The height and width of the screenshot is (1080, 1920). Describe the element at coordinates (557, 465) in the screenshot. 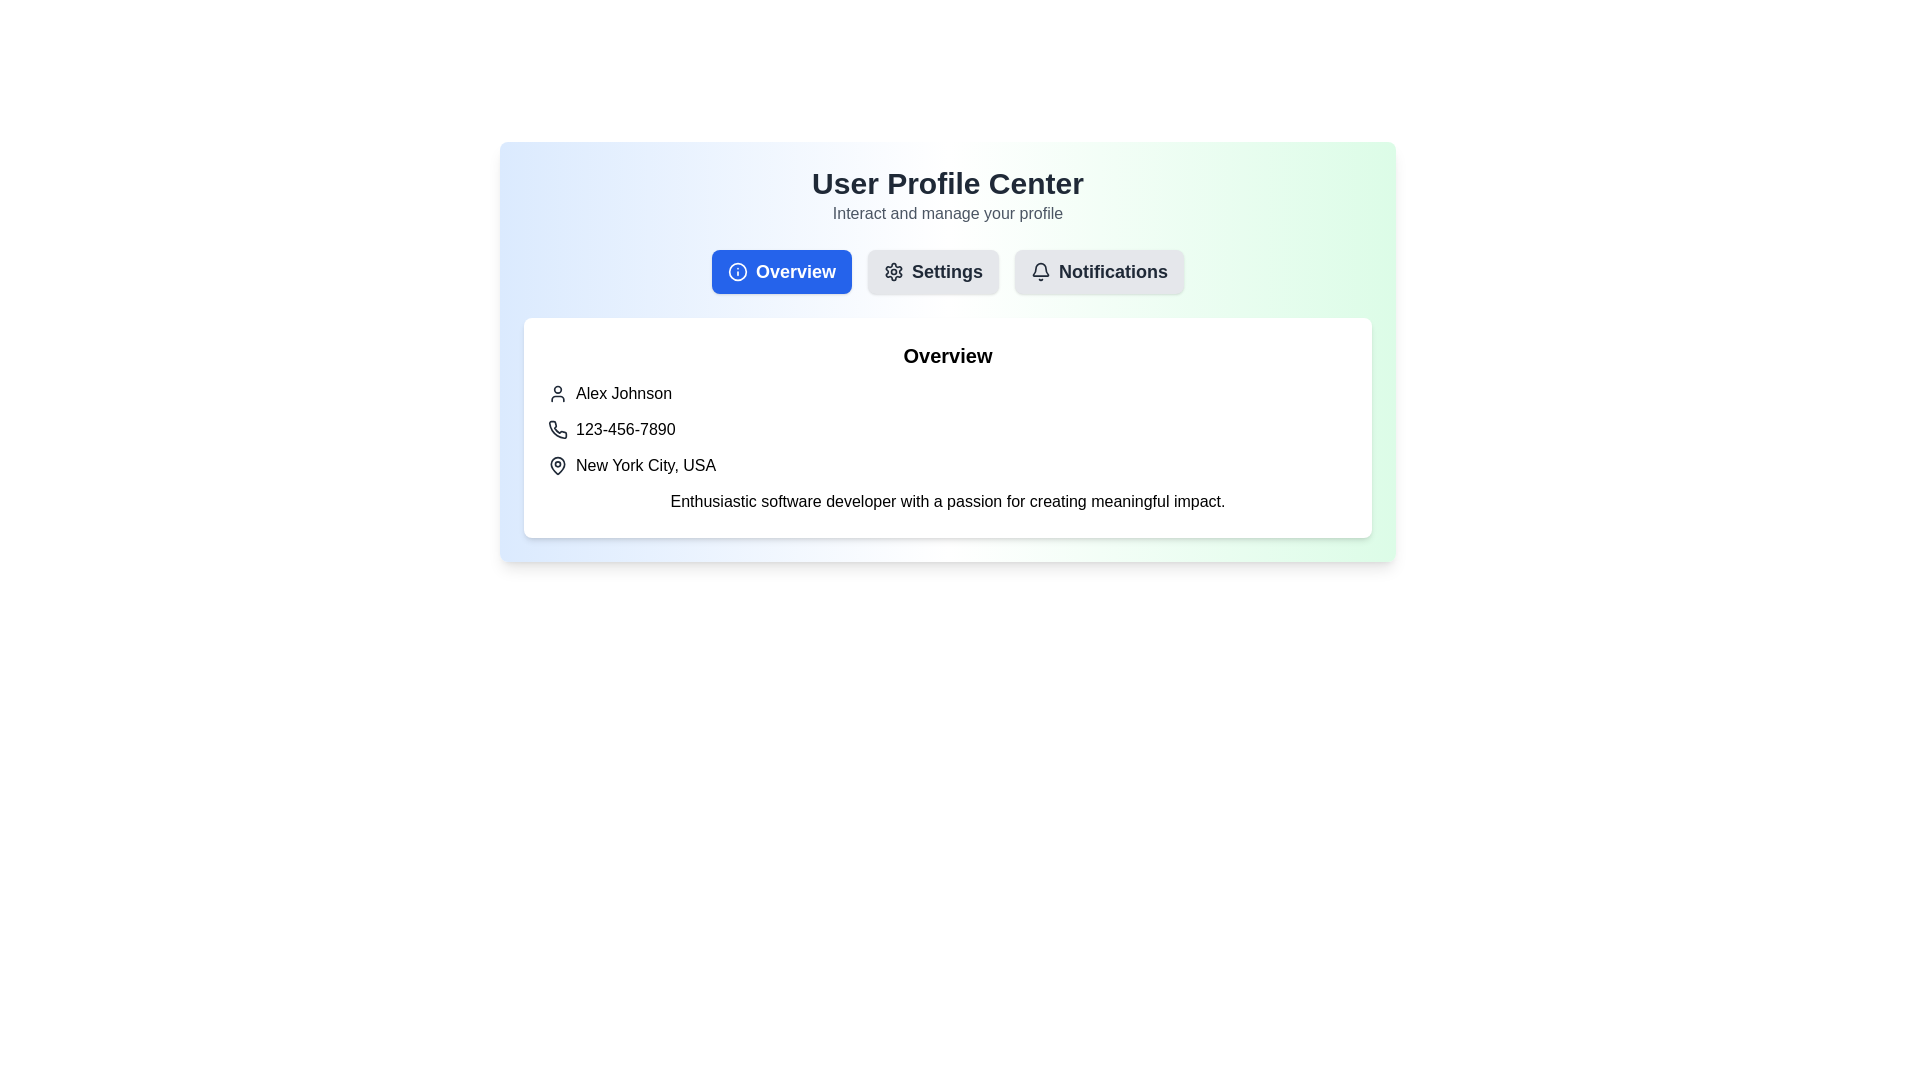

I see `the location marker icon representing 'New York City', which is positioned directly to the left of the text 'New York City, USA'` at that location.